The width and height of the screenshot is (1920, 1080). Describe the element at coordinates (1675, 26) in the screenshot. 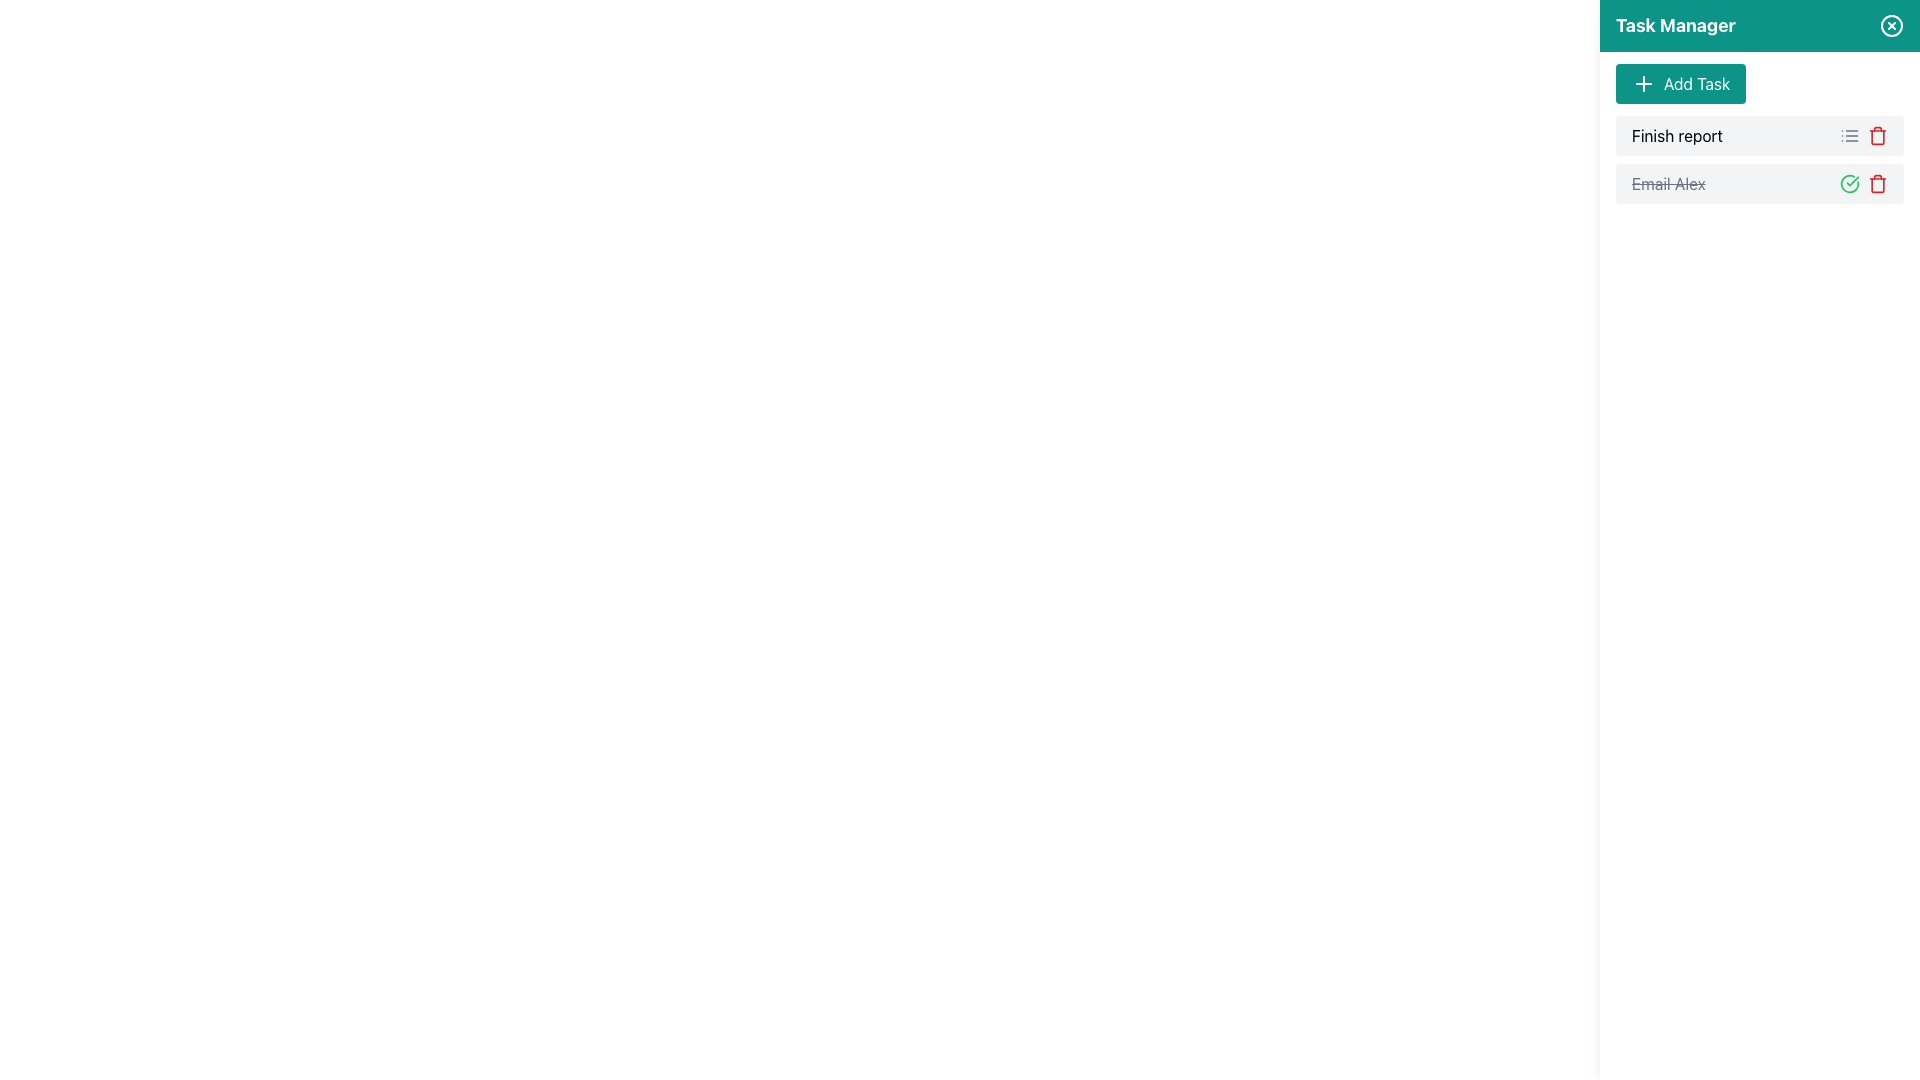

I see `the 'Task Manager' text label located in the teal header bar at the top left of the interface, providing context for the user` at that location.